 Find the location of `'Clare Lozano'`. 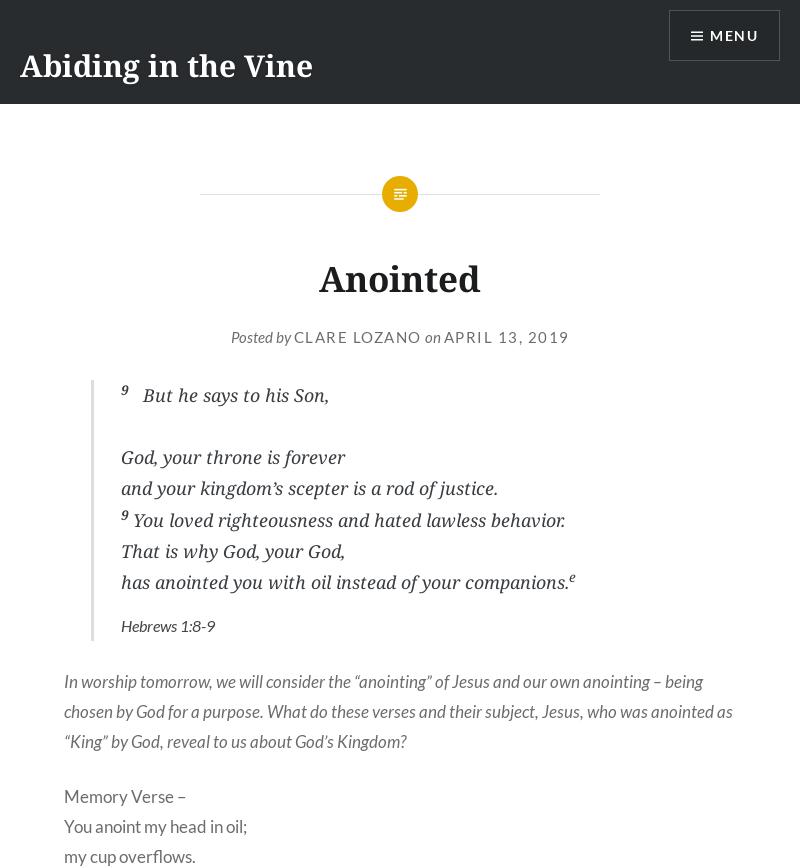

'Clare Lozano' is located at coordinates (357, 336).